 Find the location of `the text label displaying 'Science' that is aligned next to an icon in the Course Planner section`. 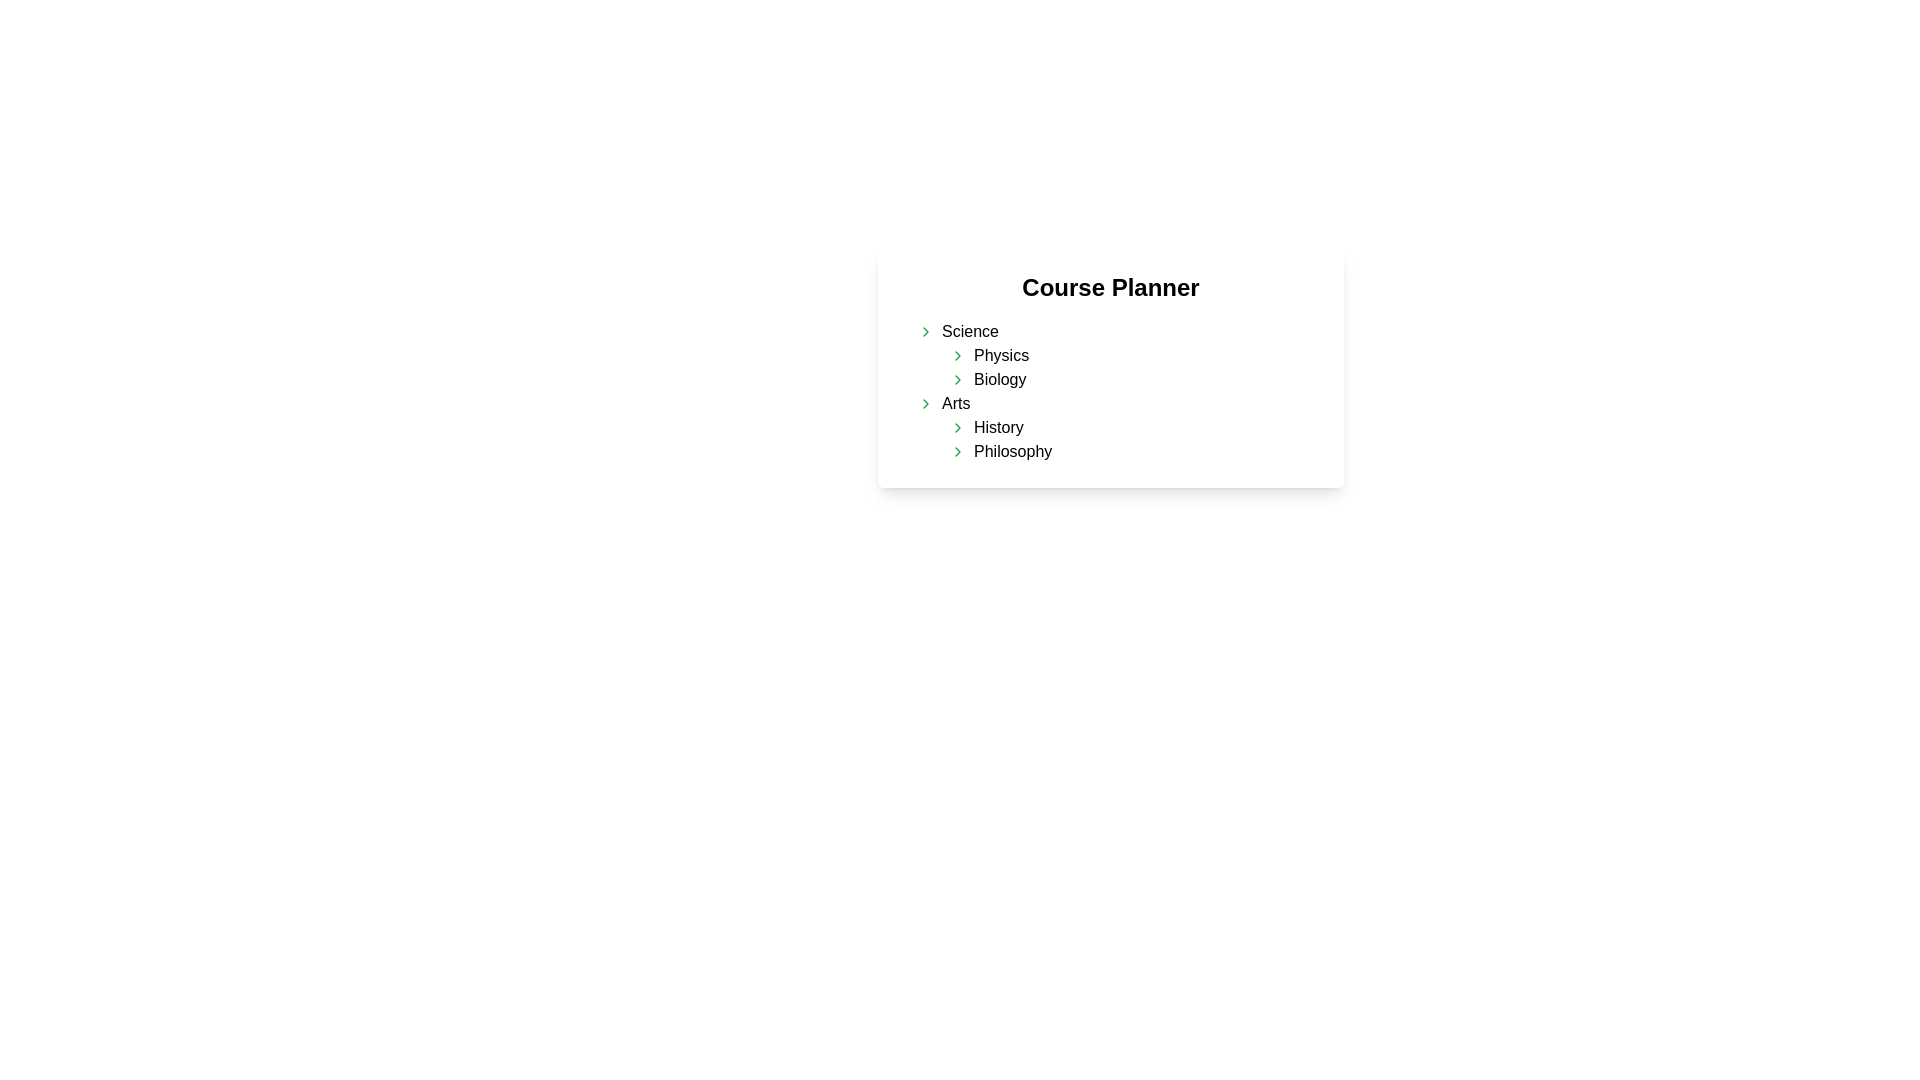

the text label displaying 'Science' that is aligned next to an icon in the Course Planner section is located at coordinates (970, 330).